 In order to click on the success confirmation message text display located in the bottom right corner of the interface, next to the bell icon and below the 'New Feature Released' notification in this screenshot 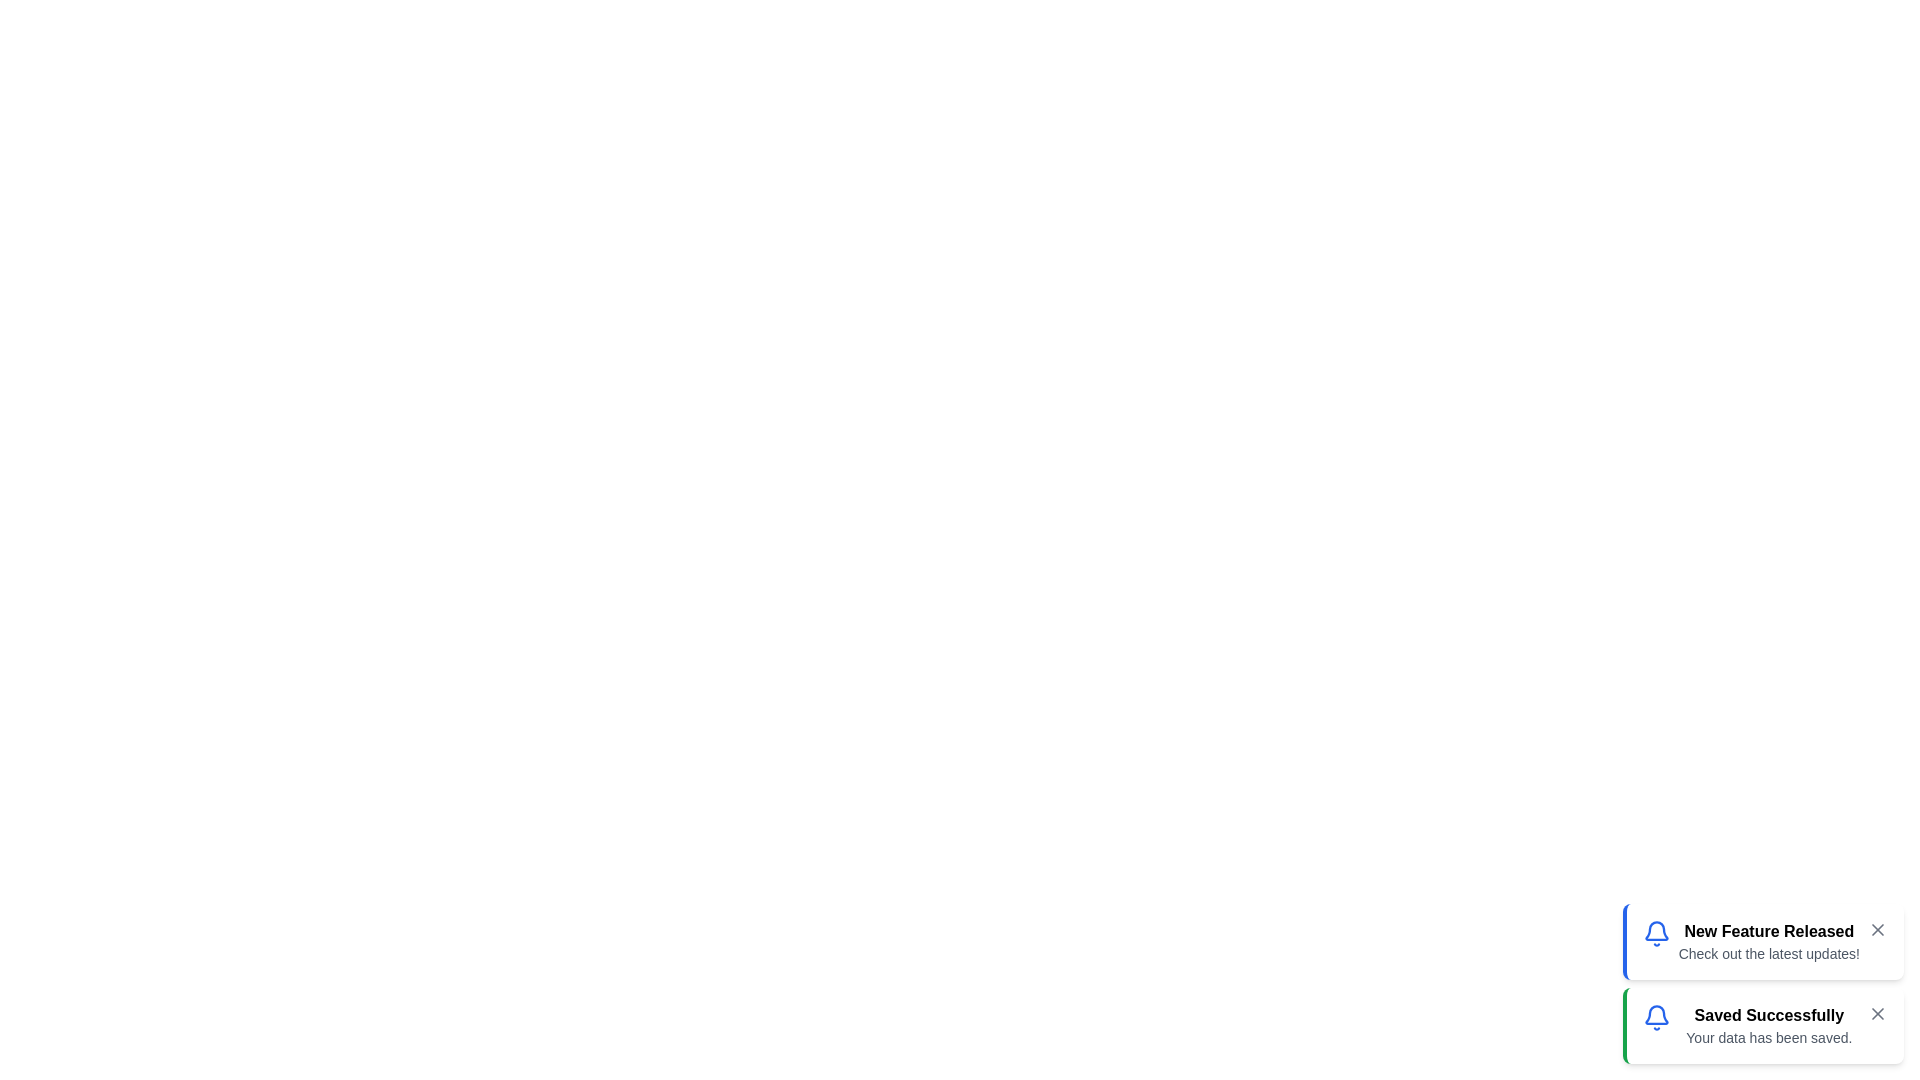, I will do `click(1769, 1026)`.